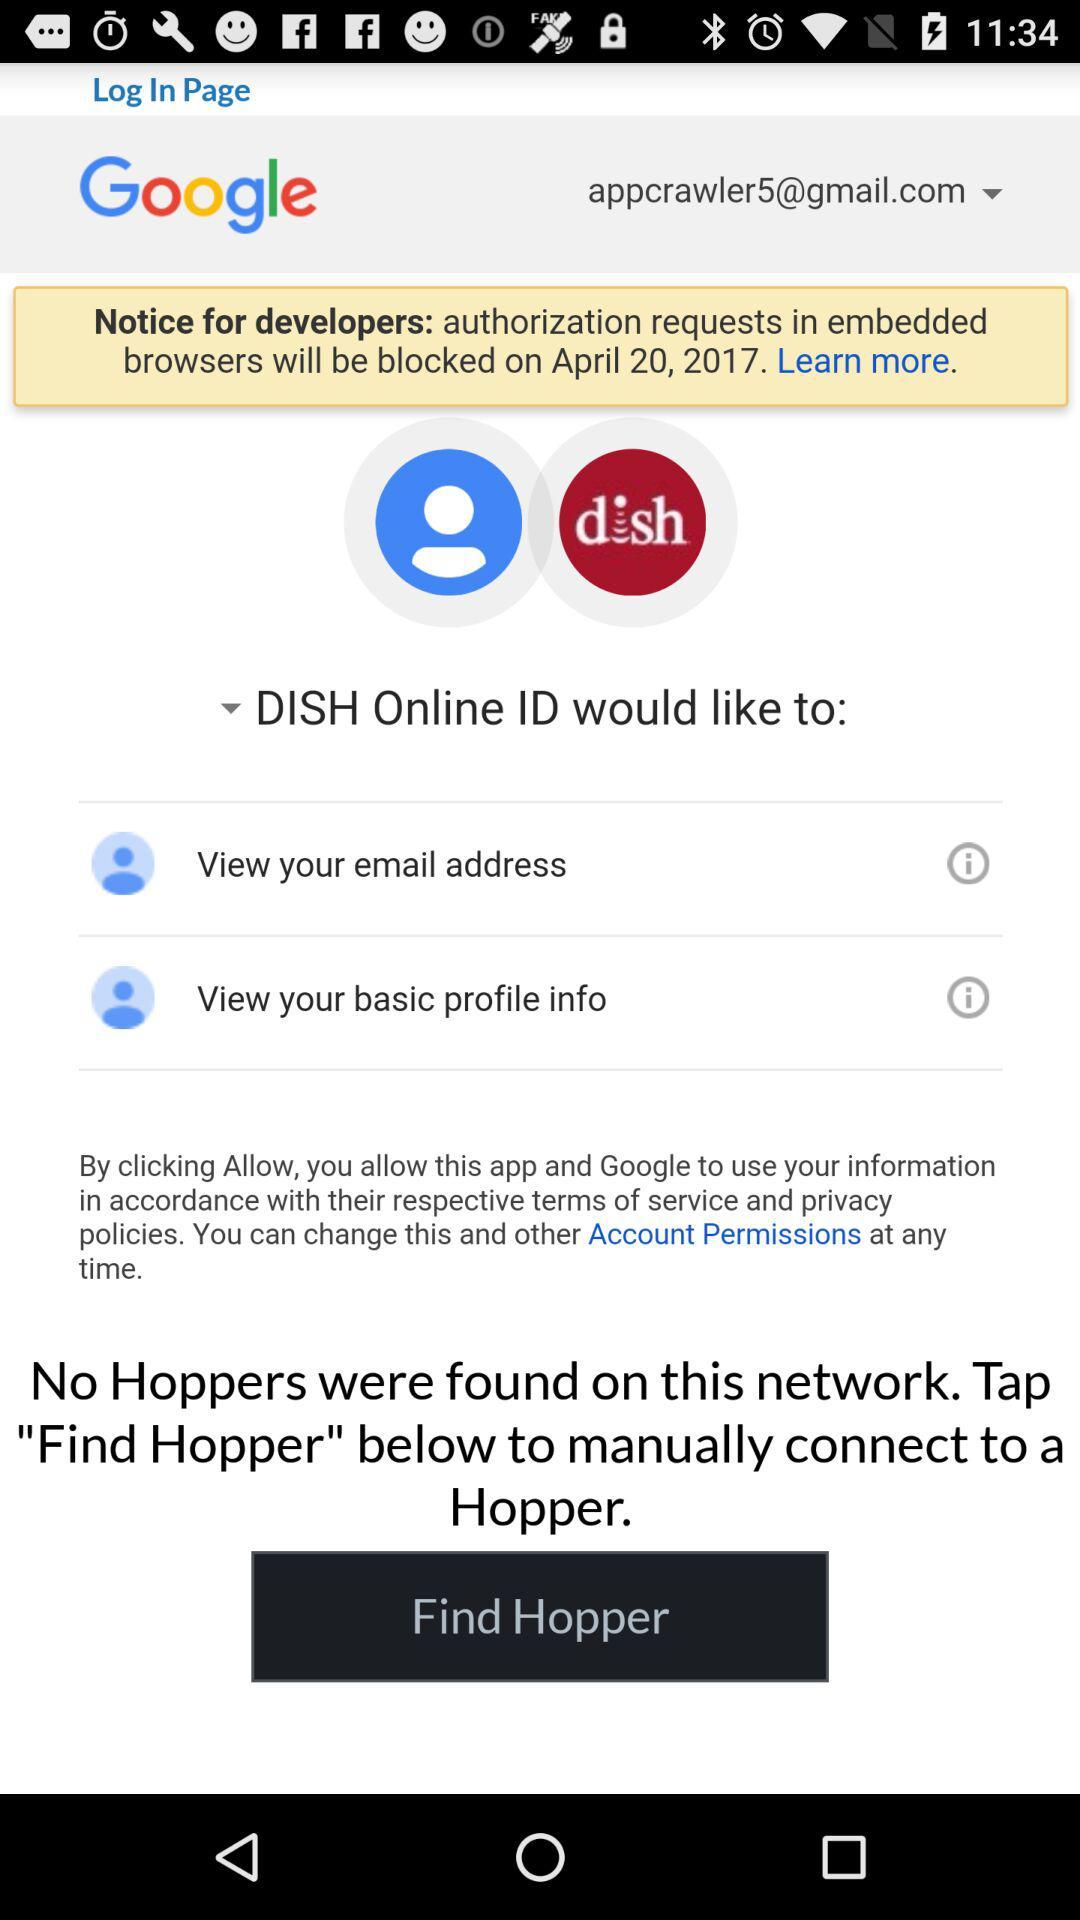 This screenshot has height=1920, width=1080. Describe the element at coordinates (540, 721) in the screenshot. I see `log in page` at that location.